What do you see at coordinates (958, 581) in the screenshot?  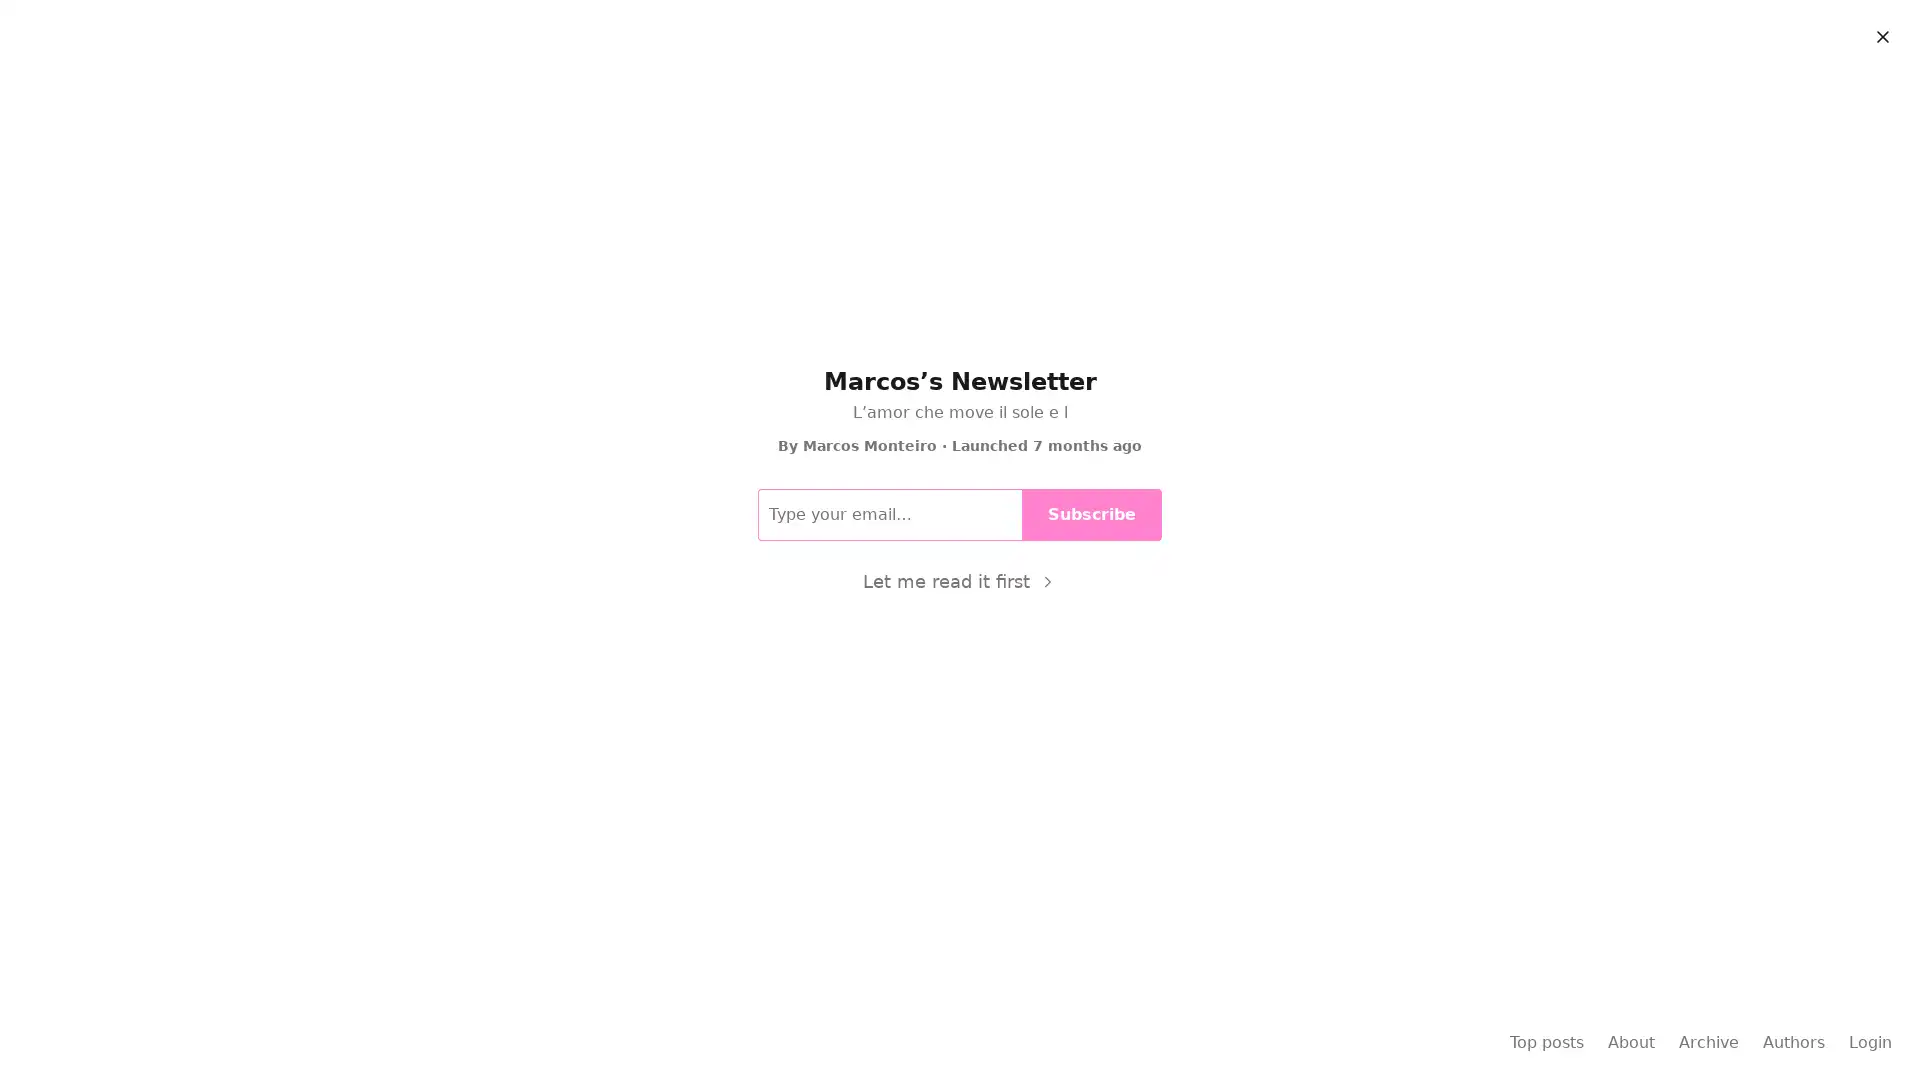 I see `Let me read it first` at bounding box center [958, 581].